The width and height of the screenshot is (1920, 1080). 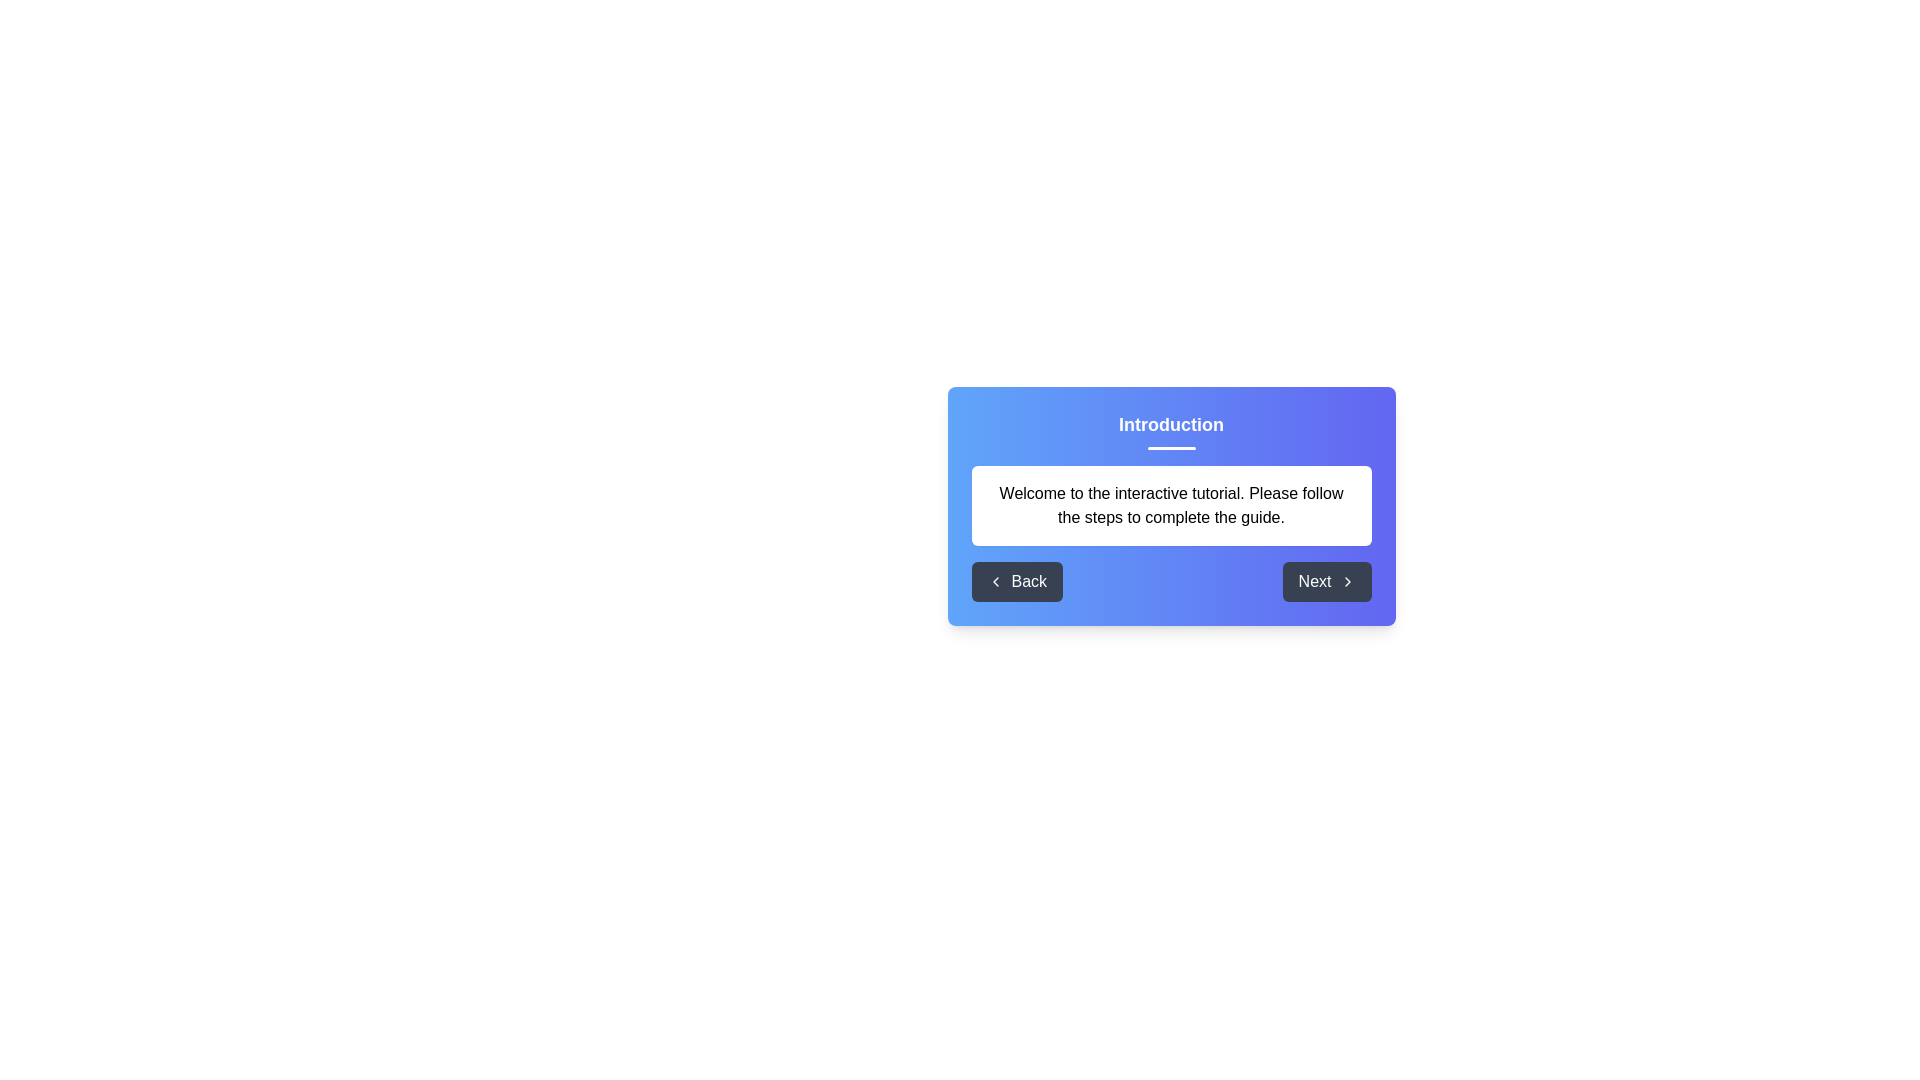 I want to click on the 'Next' button, which is a rectangular button with rounded corners on a dark gray background, located at the bottom-right side of a central modal window, so click(x=1327, y=582).